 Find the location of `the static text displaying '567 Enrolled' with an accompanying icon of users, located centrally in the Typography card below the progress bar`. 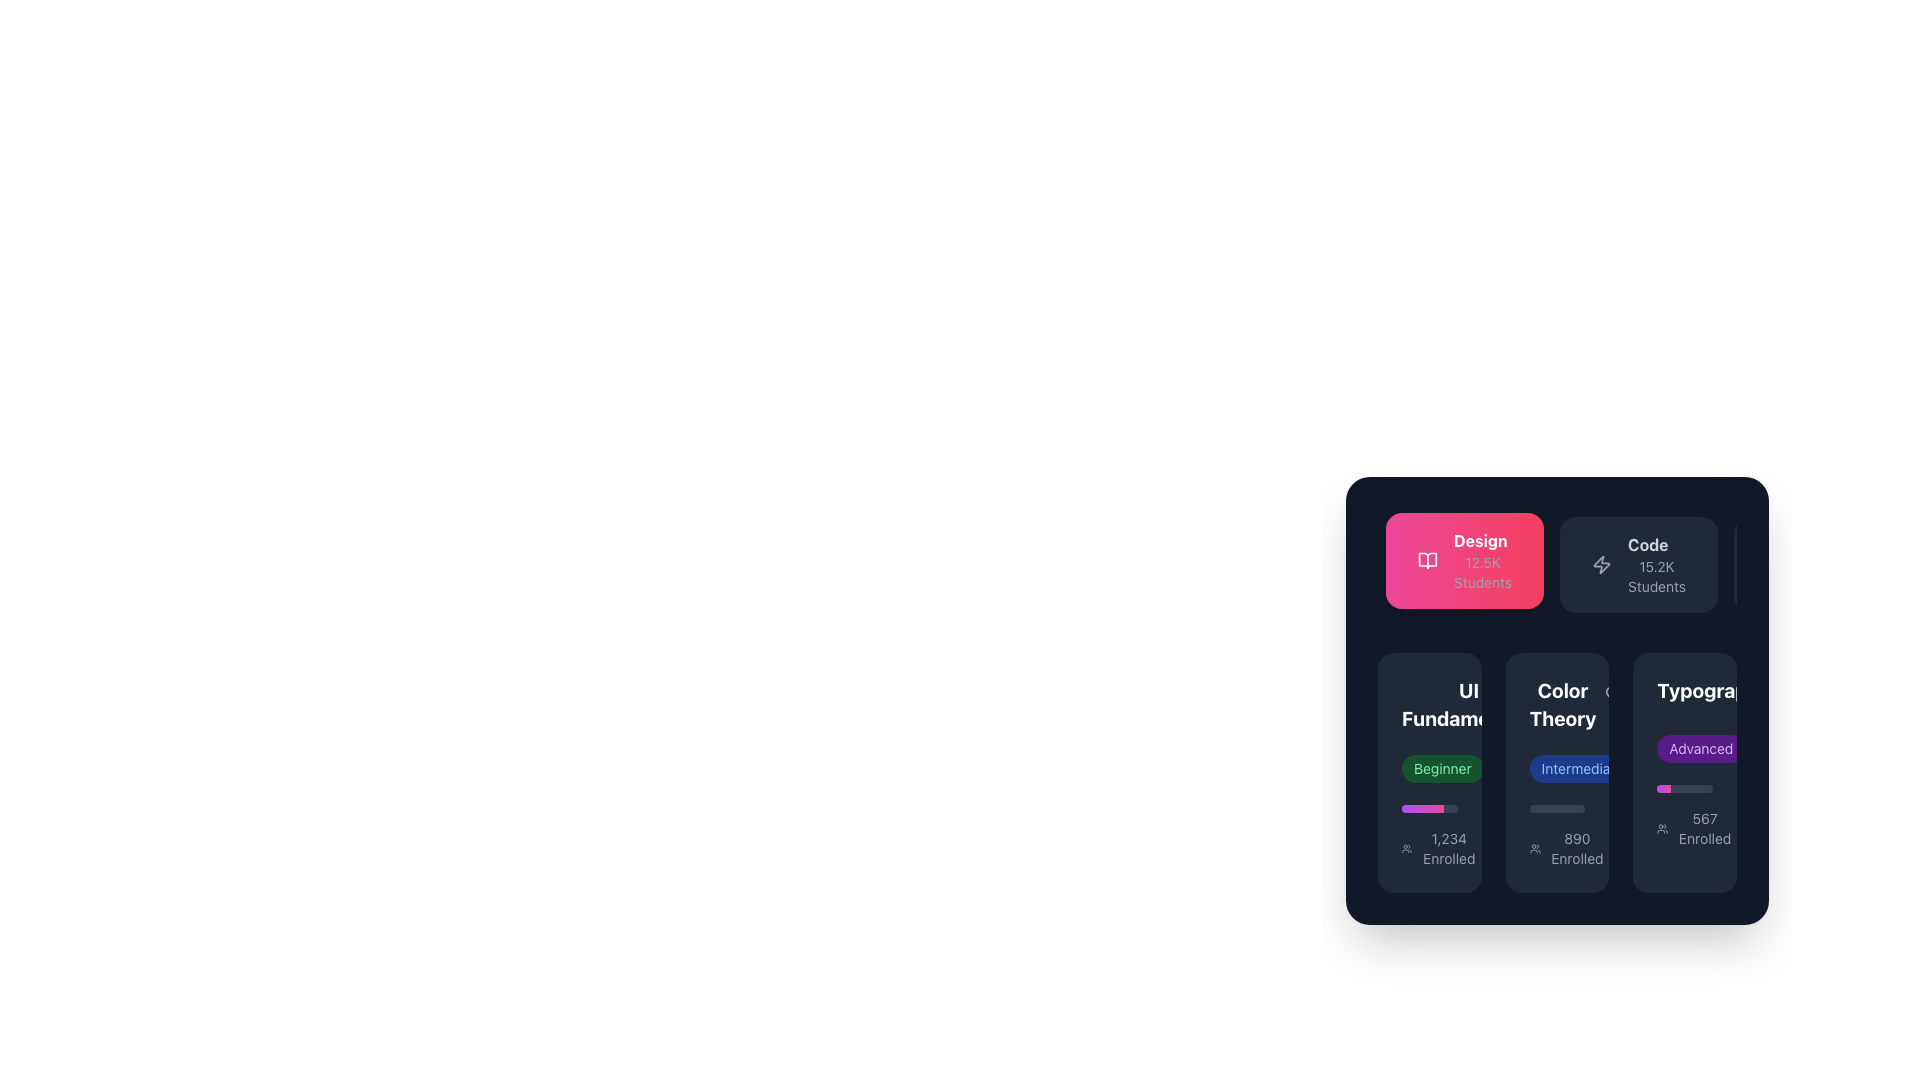

the static text displaying '567 Enrolled' with an accompanying icon of users, located centrally in the Typography card below the progress bar is located at coordinates (1694, 829).